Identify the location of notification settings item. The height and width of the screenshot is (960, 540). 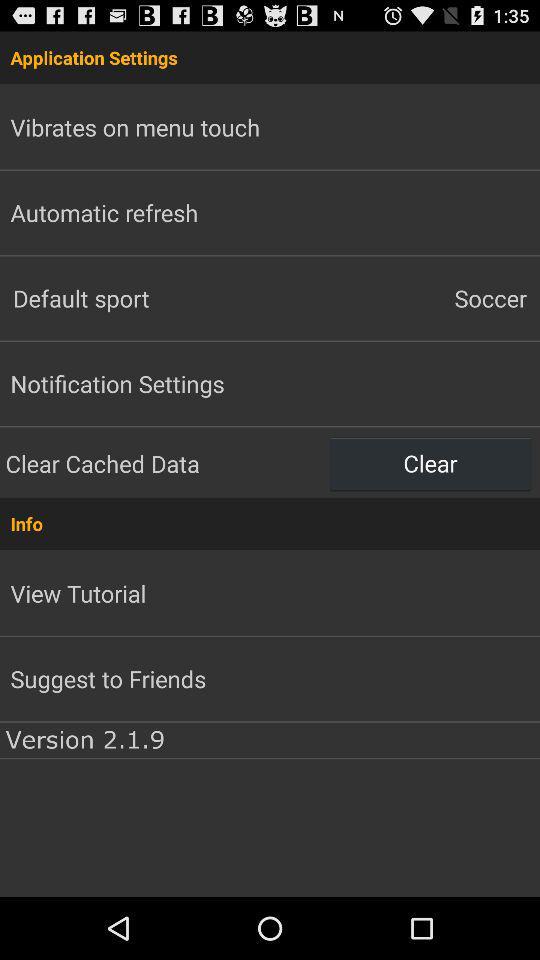
(117, 382).